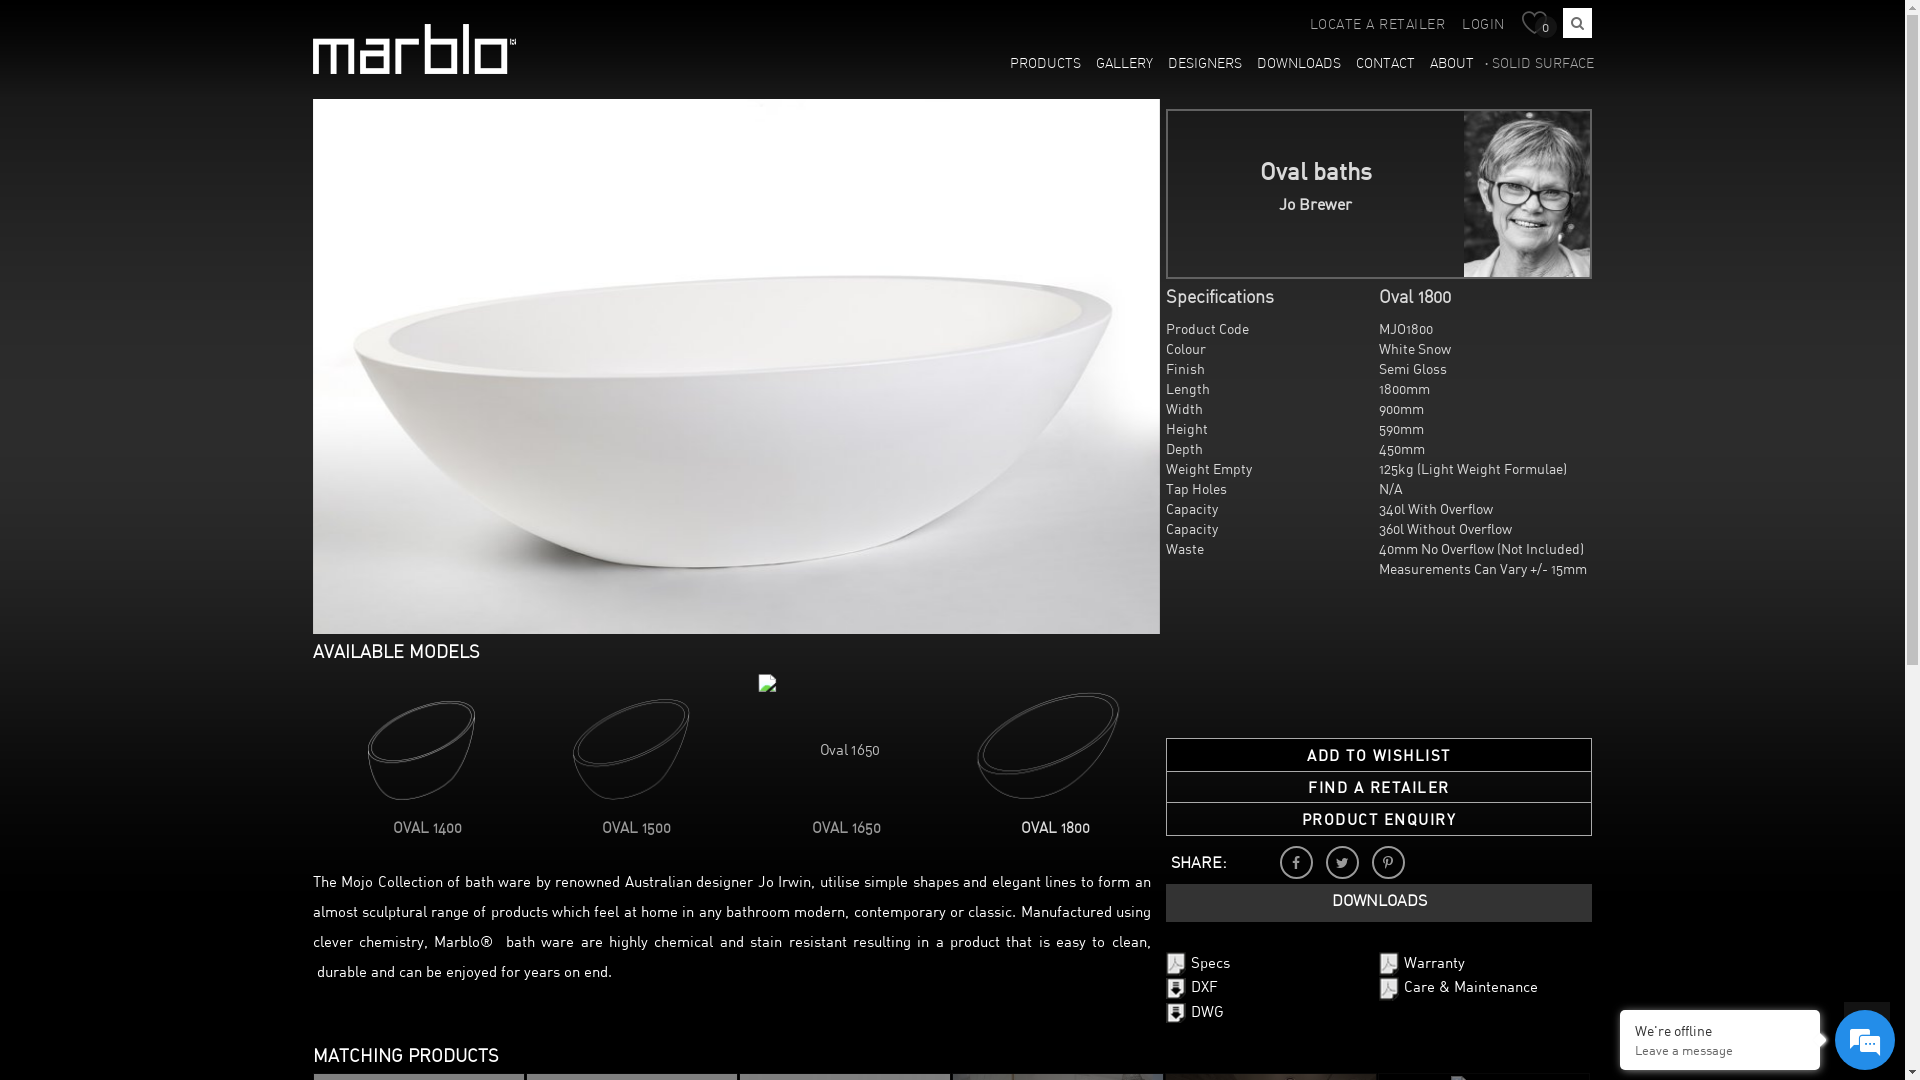 This screenshot has height=1080, width=1920. I want to click on 'Specs', so click(1198, 963).